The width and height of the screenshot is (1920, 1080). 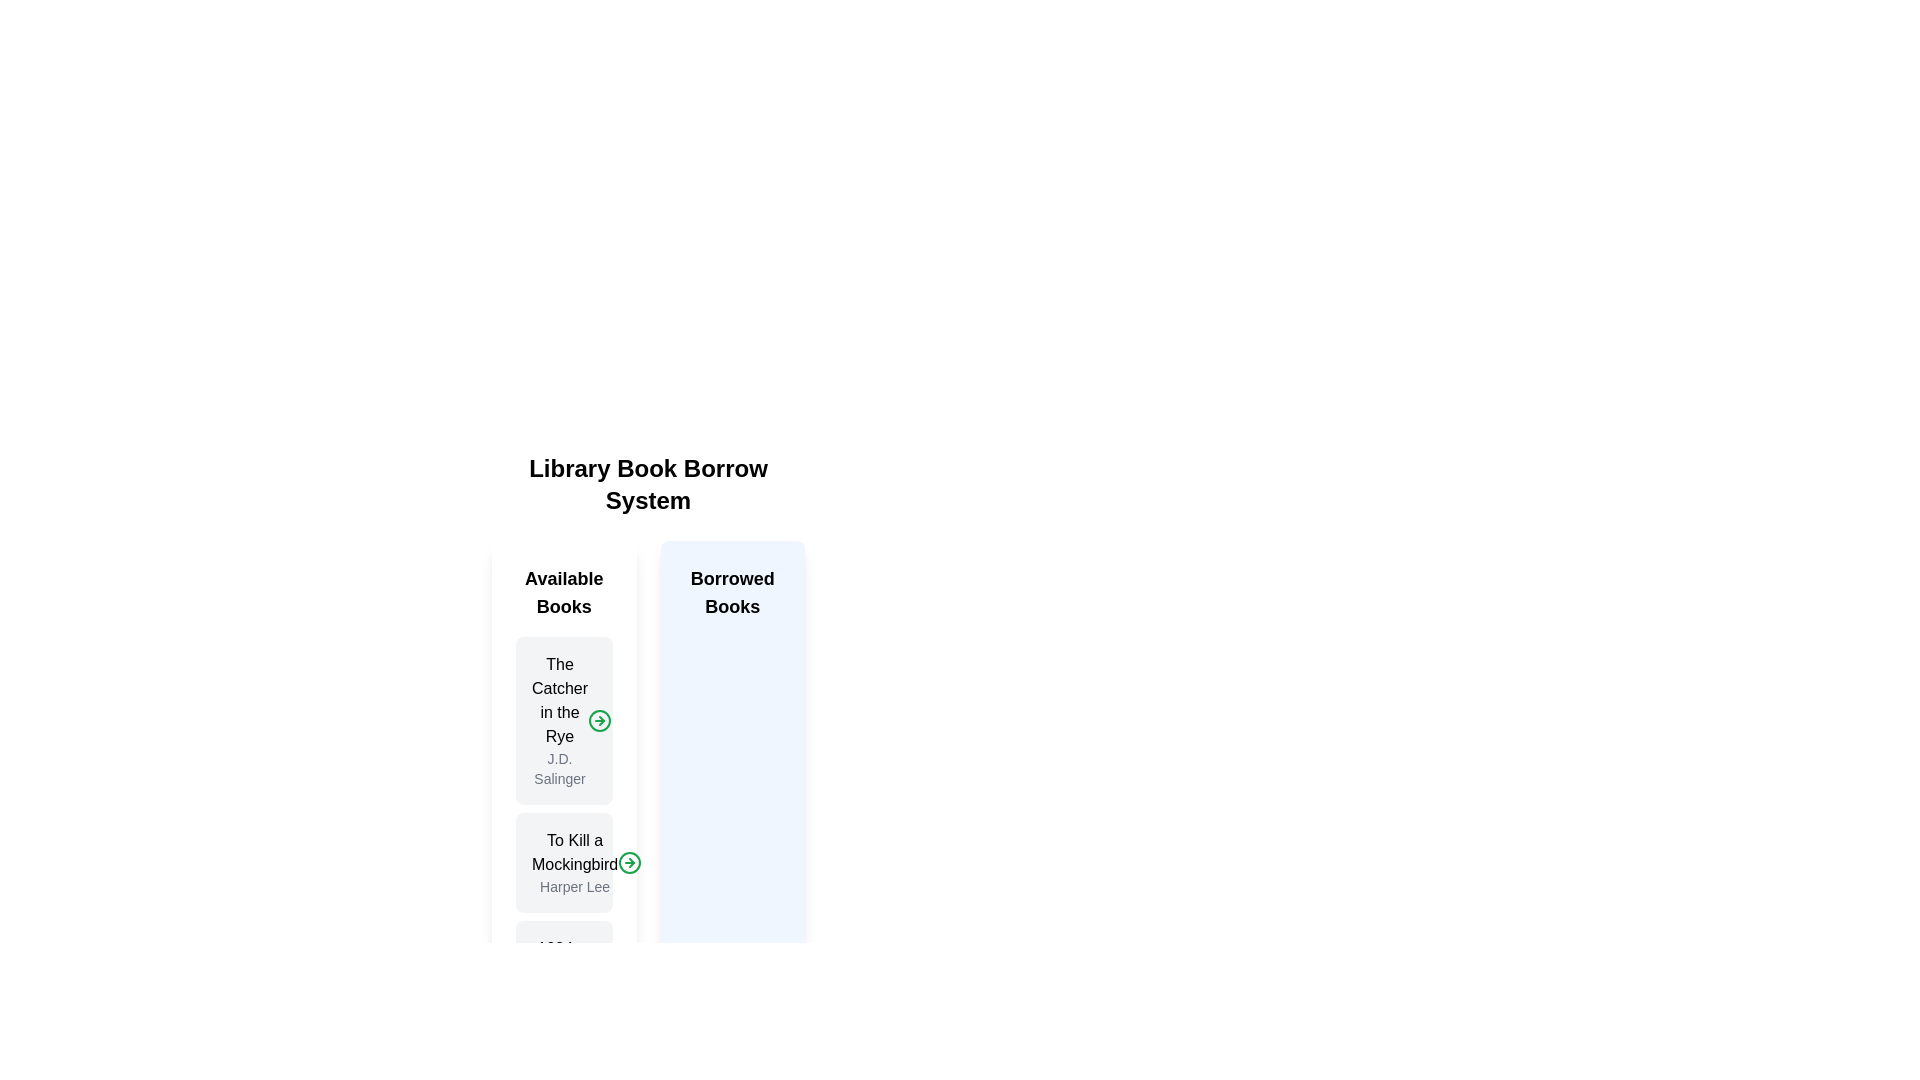 I want to click on the text label displaying 'Borrowed Books', which is a bold heading within a blue shaded box located centrally in the interface, so click(x=731, y=592).